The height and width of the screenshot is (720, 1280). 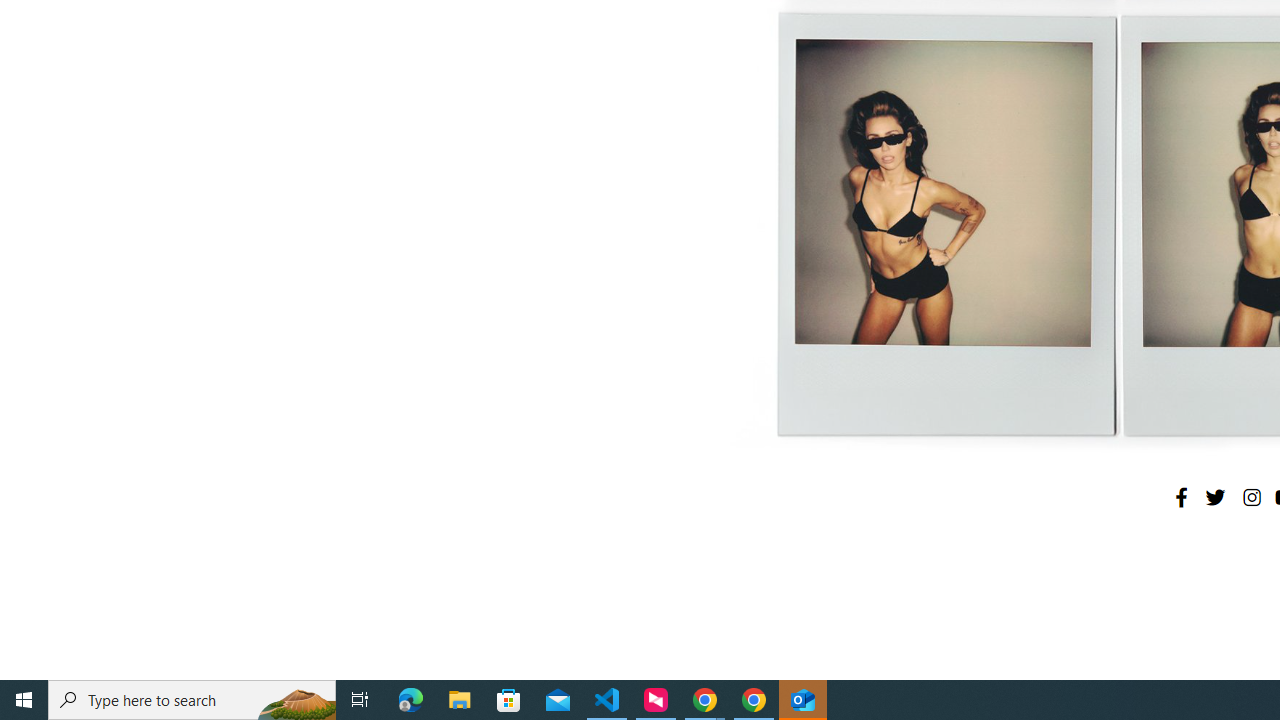 I want to click on 'Instagram', so click(x=1250, y=496).